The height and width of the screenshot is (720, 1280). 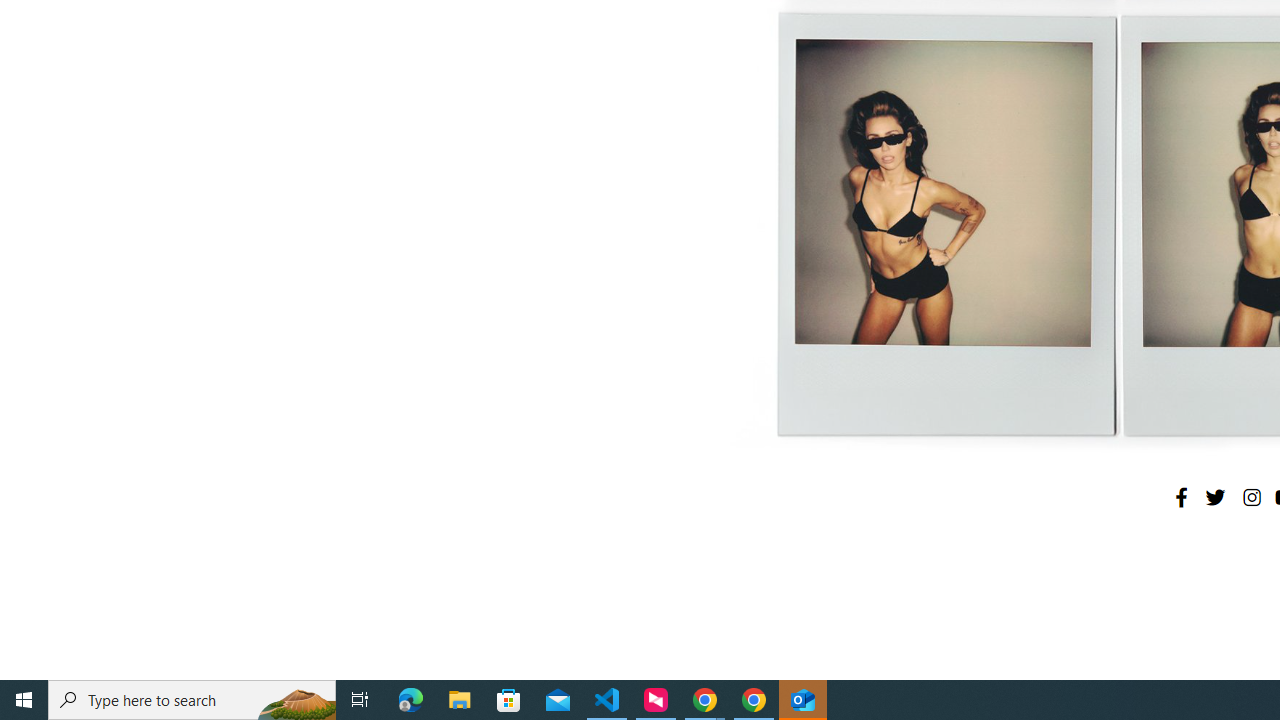 I want to click on 'Instagram', so click(x=1250, y=496).